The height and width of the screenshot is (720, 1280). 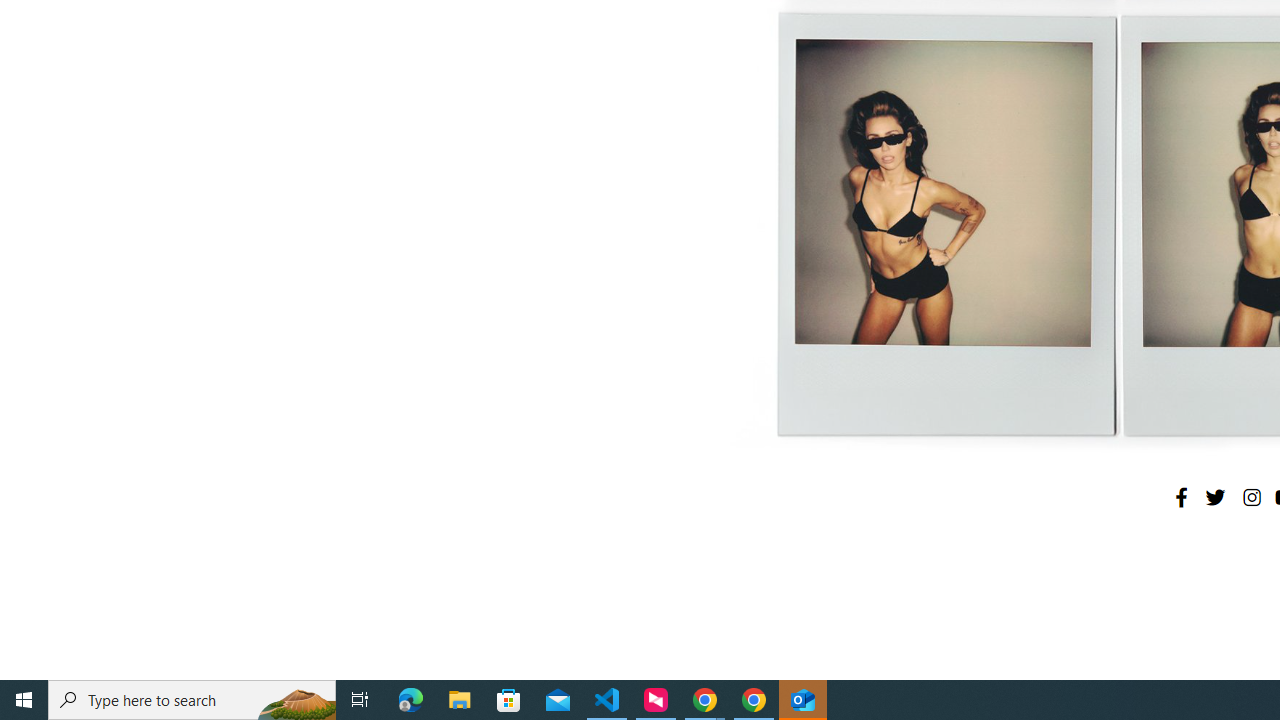 I want to click on 'Instagram', so click(x=1250, y=496).